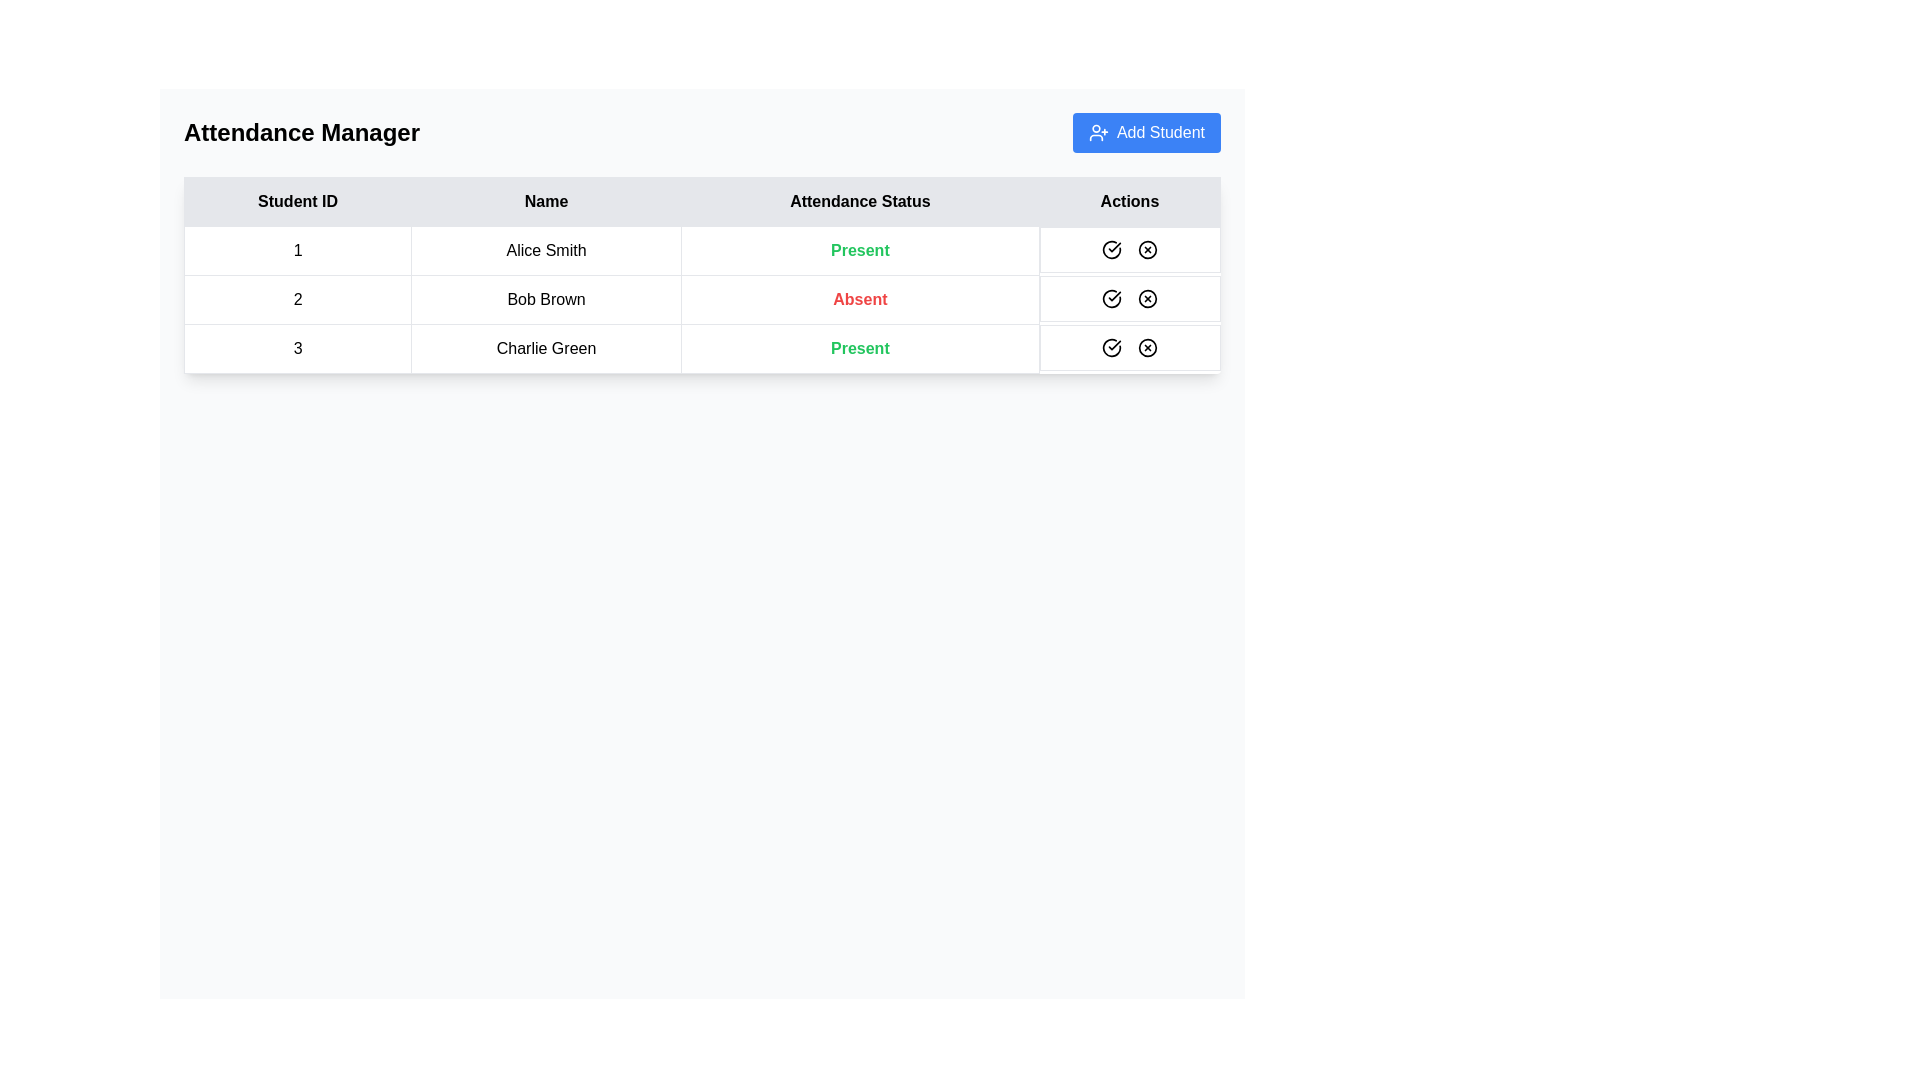 The height and width of the screenshot is (1080, 1920). I want to click on the graphical icon in the Action column of the second row associated with the entry labeled 'Bob Brown', so click(1148, 298).